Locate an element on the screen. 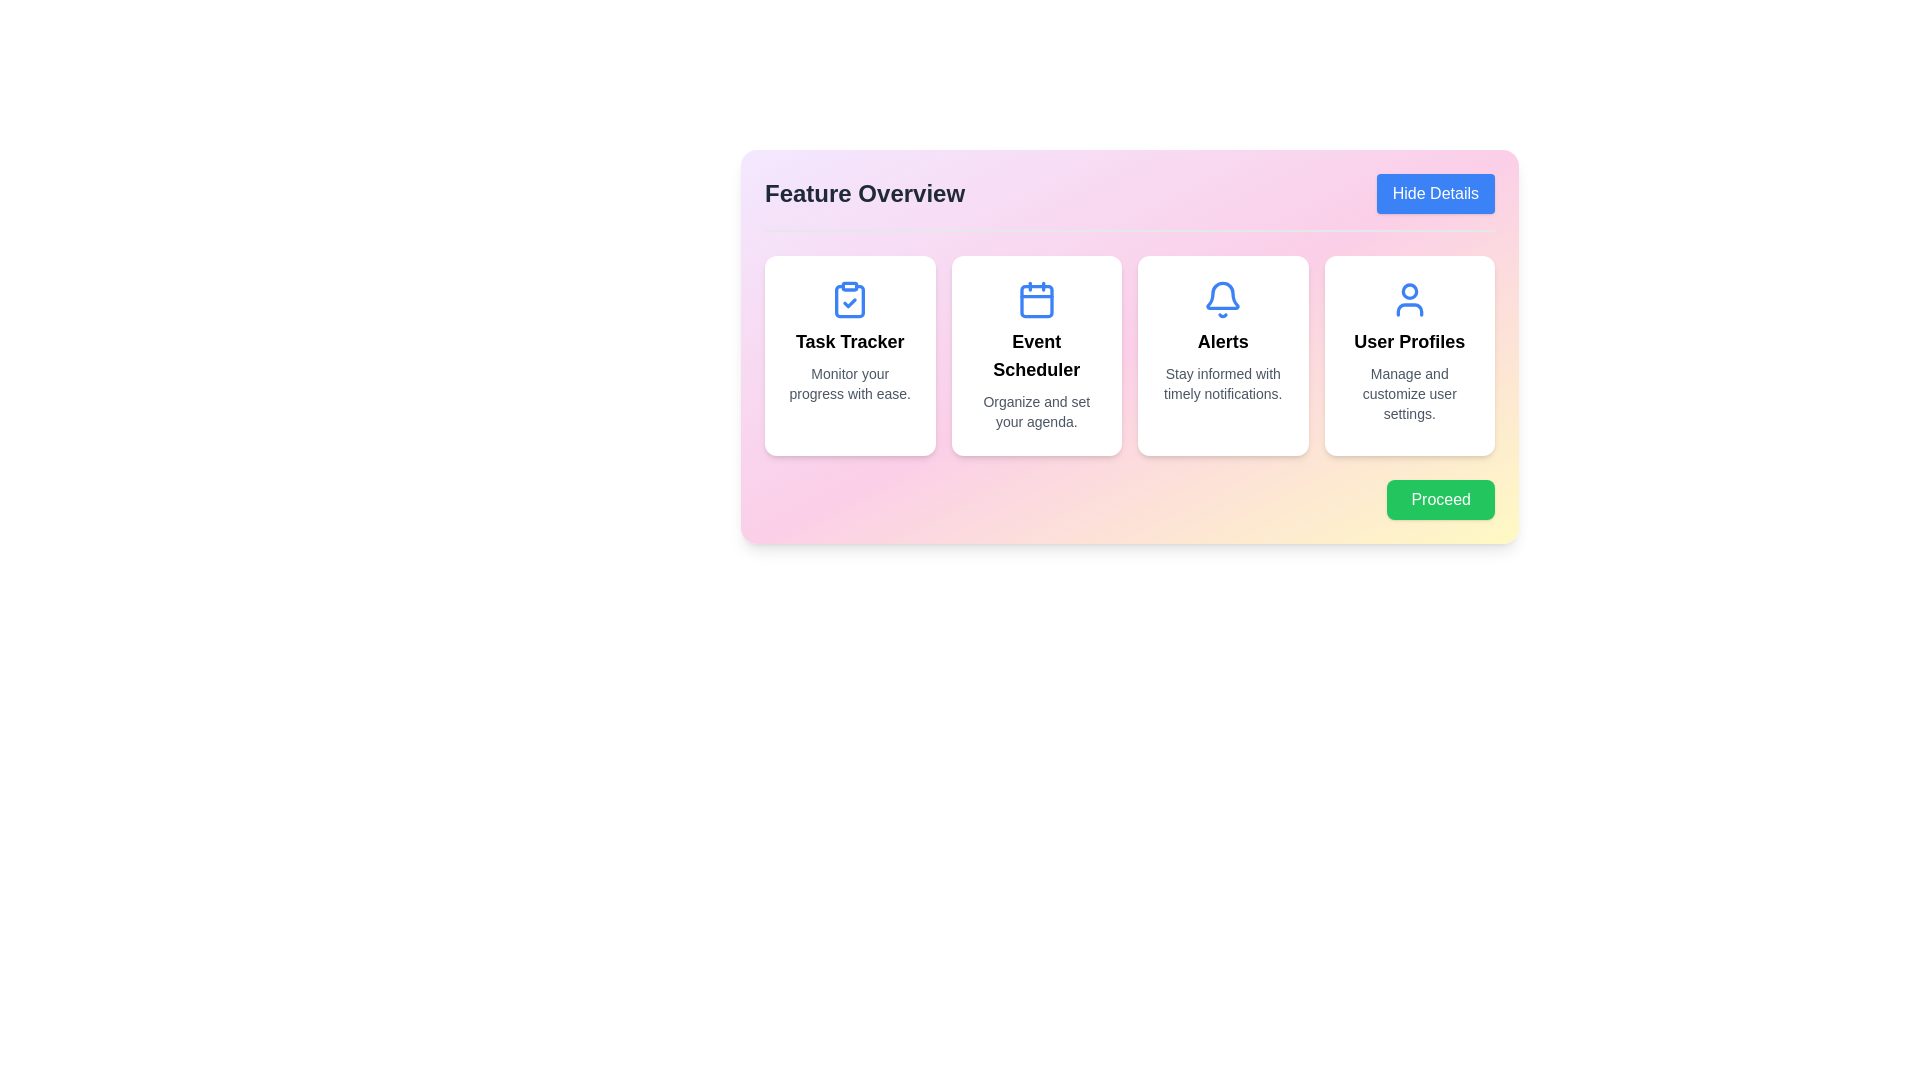 This screenshot has height=1080, width=1920. and comprehend the text of the 'User Profiles' title label, which is centrally located in the fourth feature card under the user icon is located at coordinates (1408, 341).